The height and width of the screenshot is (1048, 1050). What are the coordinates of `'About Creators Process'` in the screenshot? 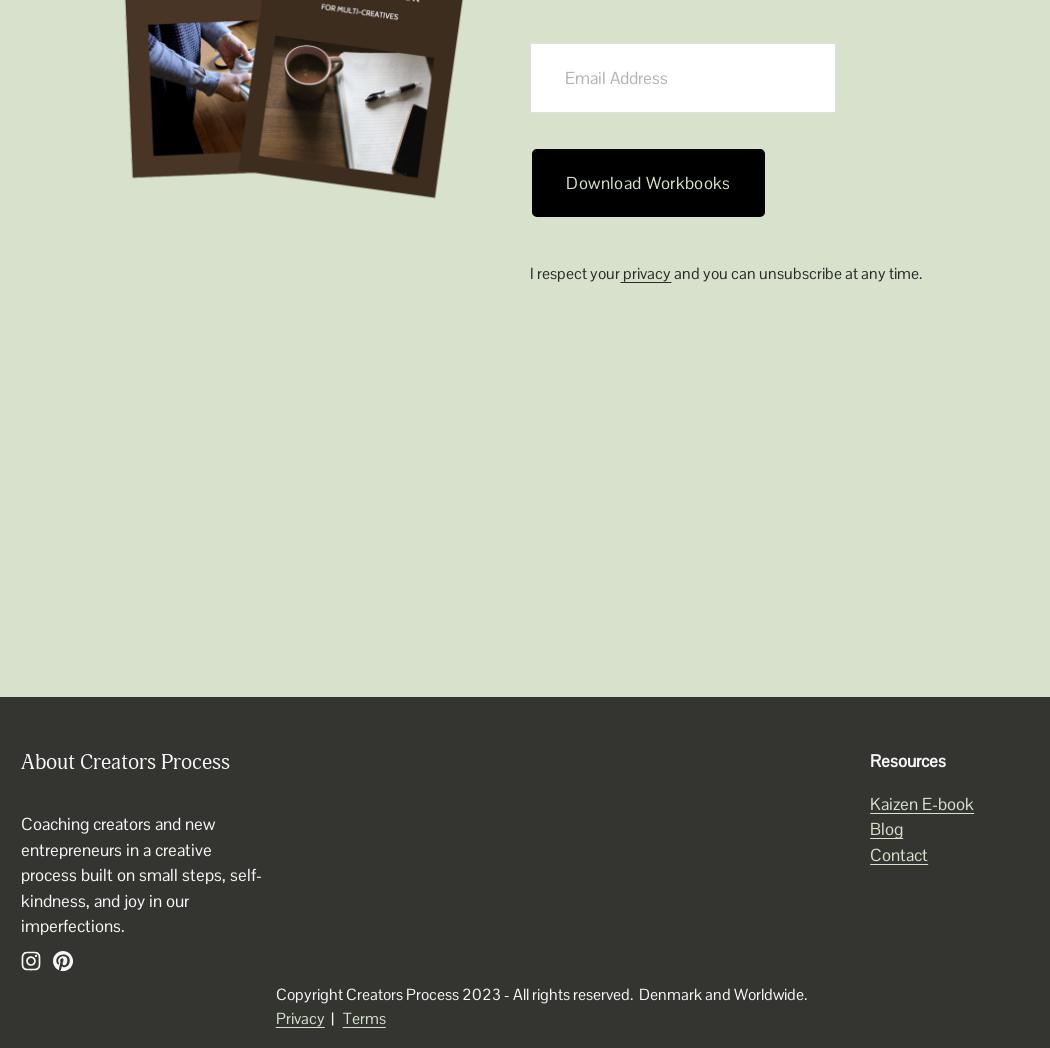 It's located at (124, 763).